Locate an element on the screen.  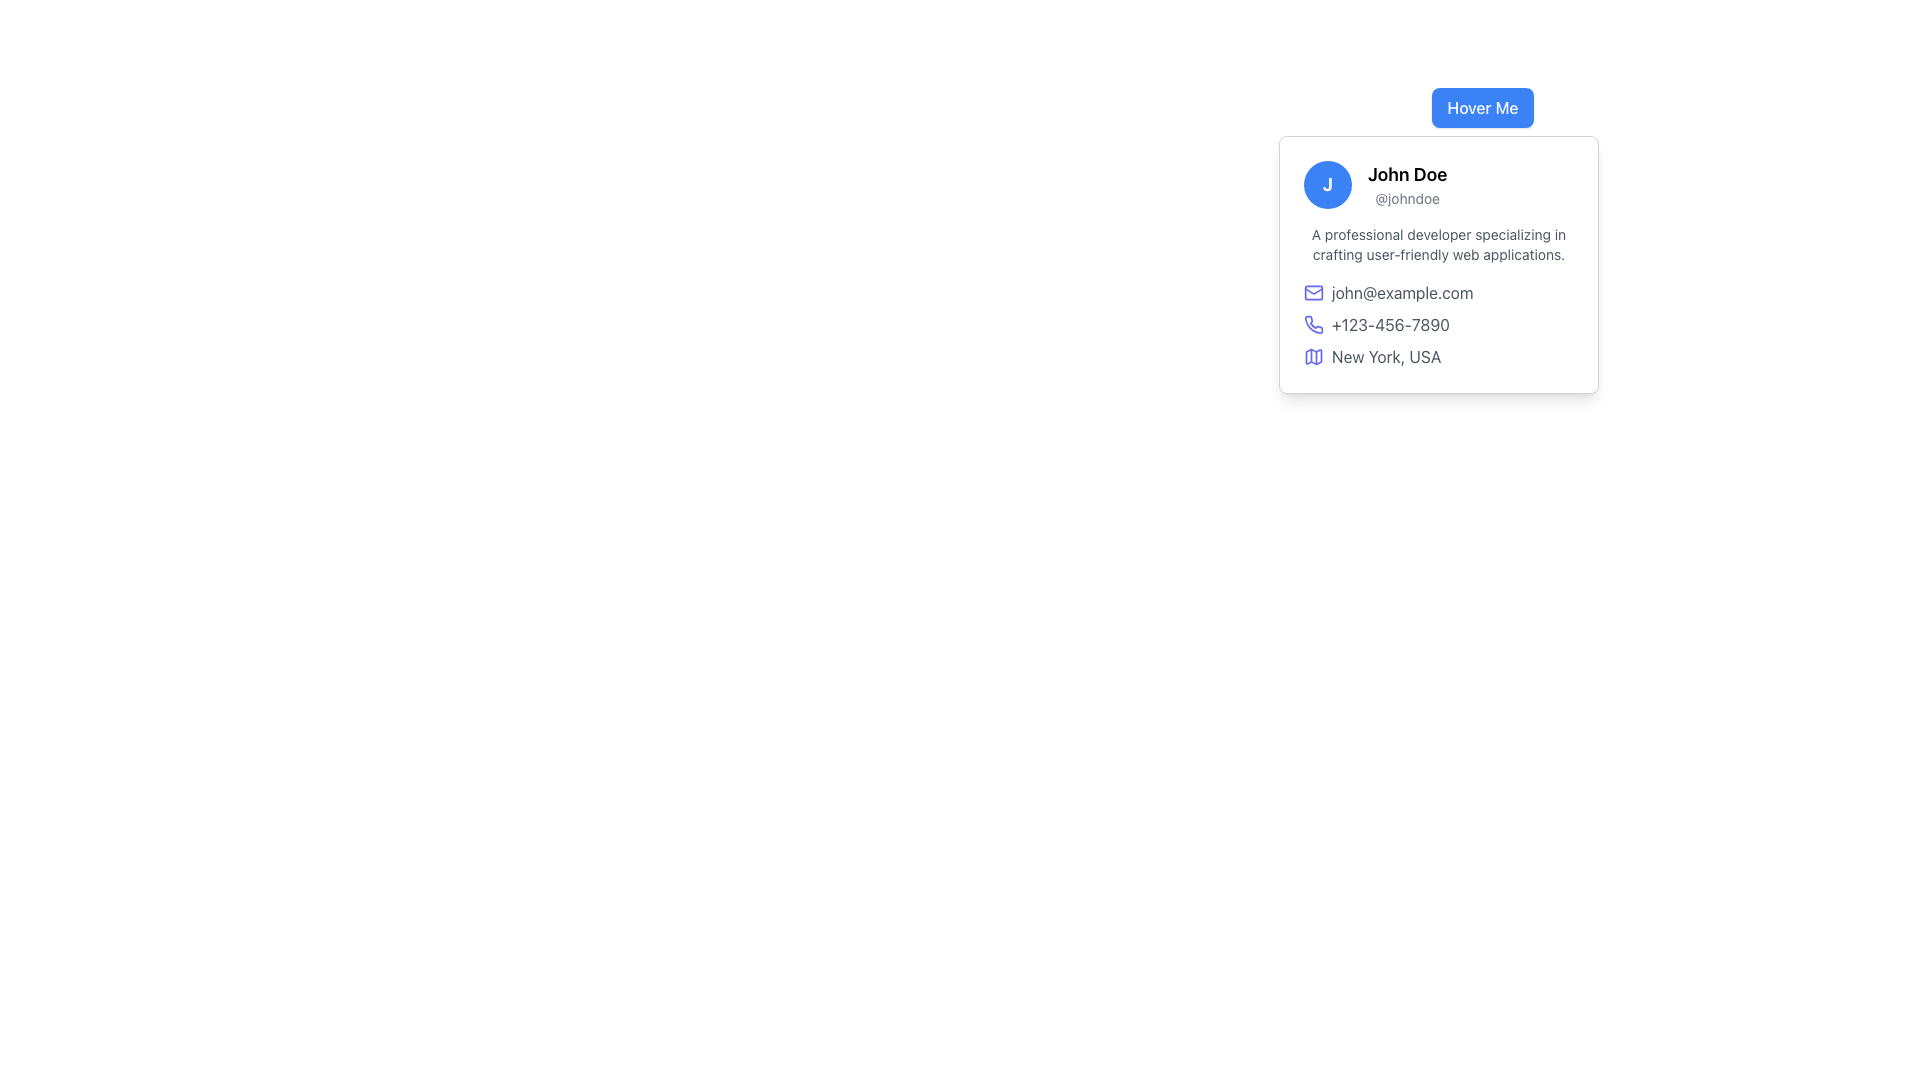
the Text Label displaying 'John Doe', which serves as the primary identifier in the profile card UI is located at coordinates (1406, 173).